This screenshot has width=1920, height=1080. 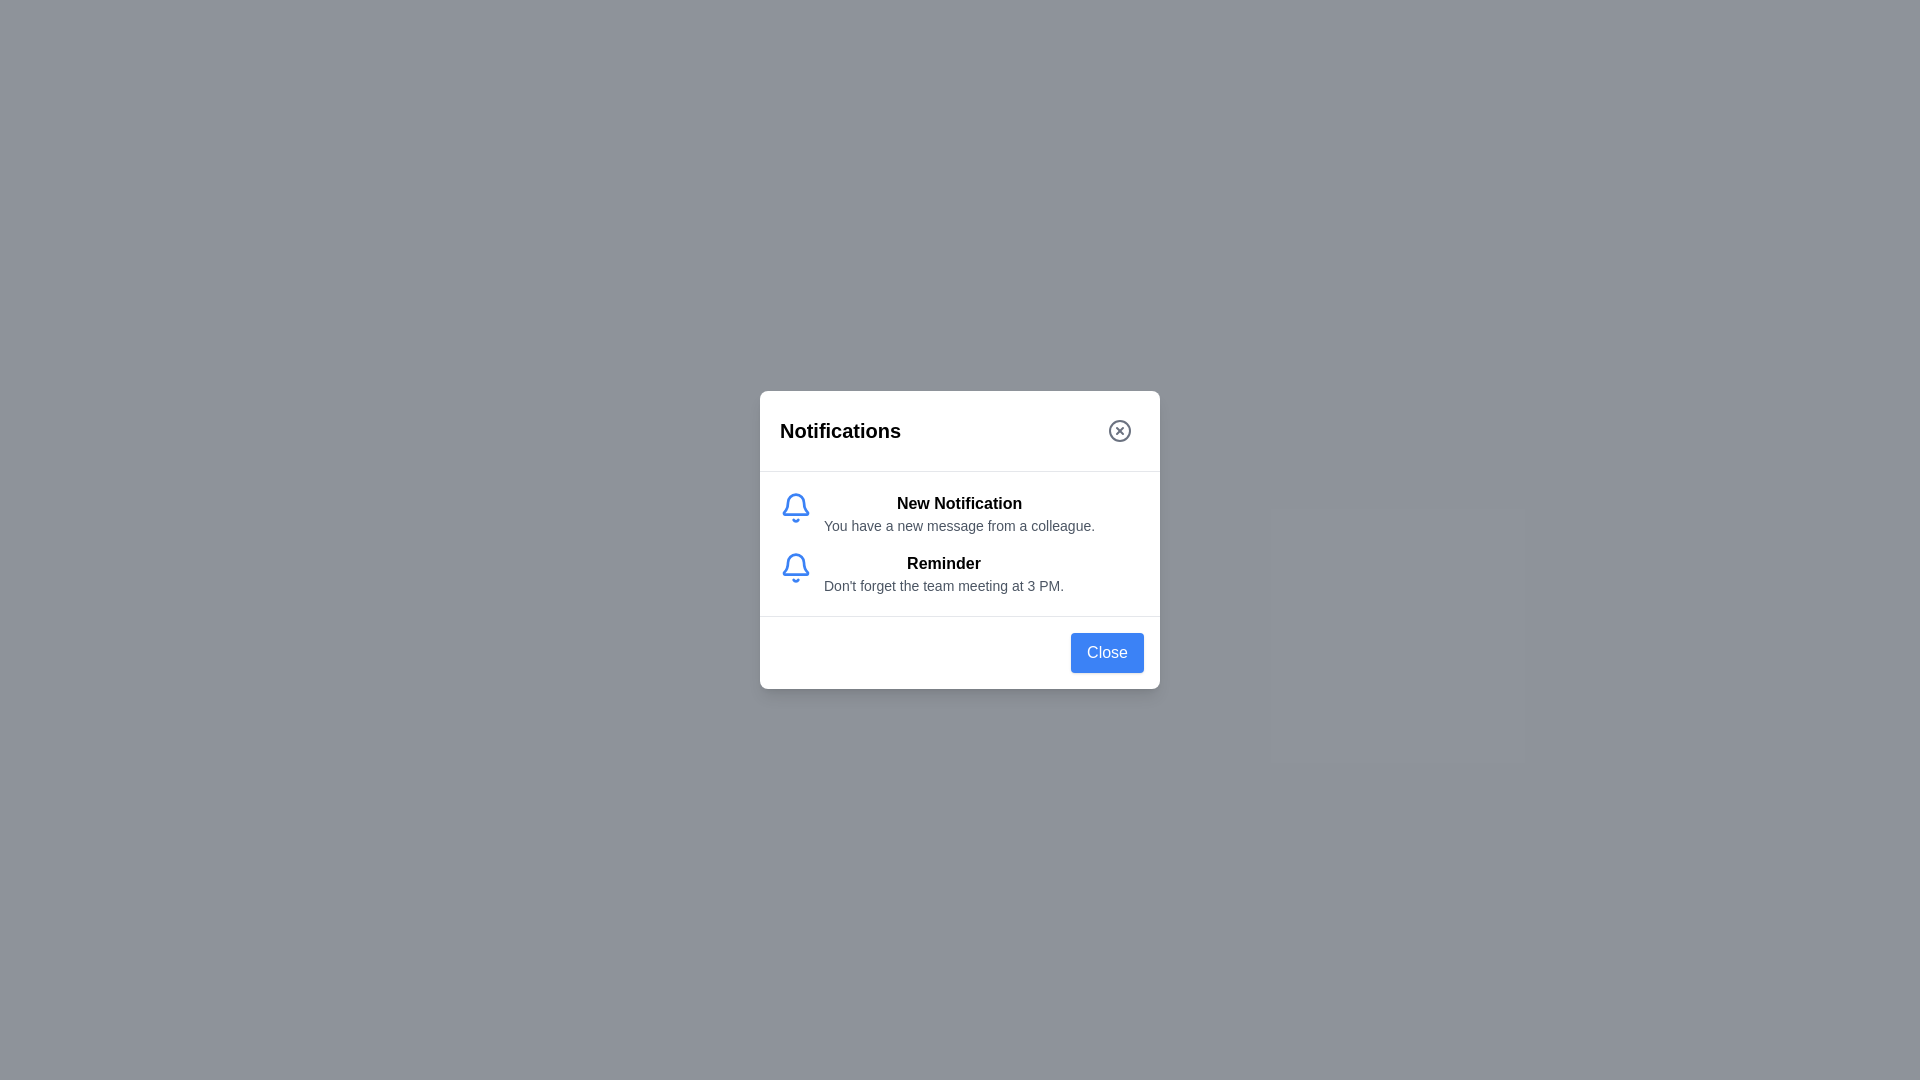 I want to click on the gray-colored text label displaying the message 'Don't forget the team meeting at 3 PM.' located under the 'Reminder' header in the notification component, so click(x=943, y=585).